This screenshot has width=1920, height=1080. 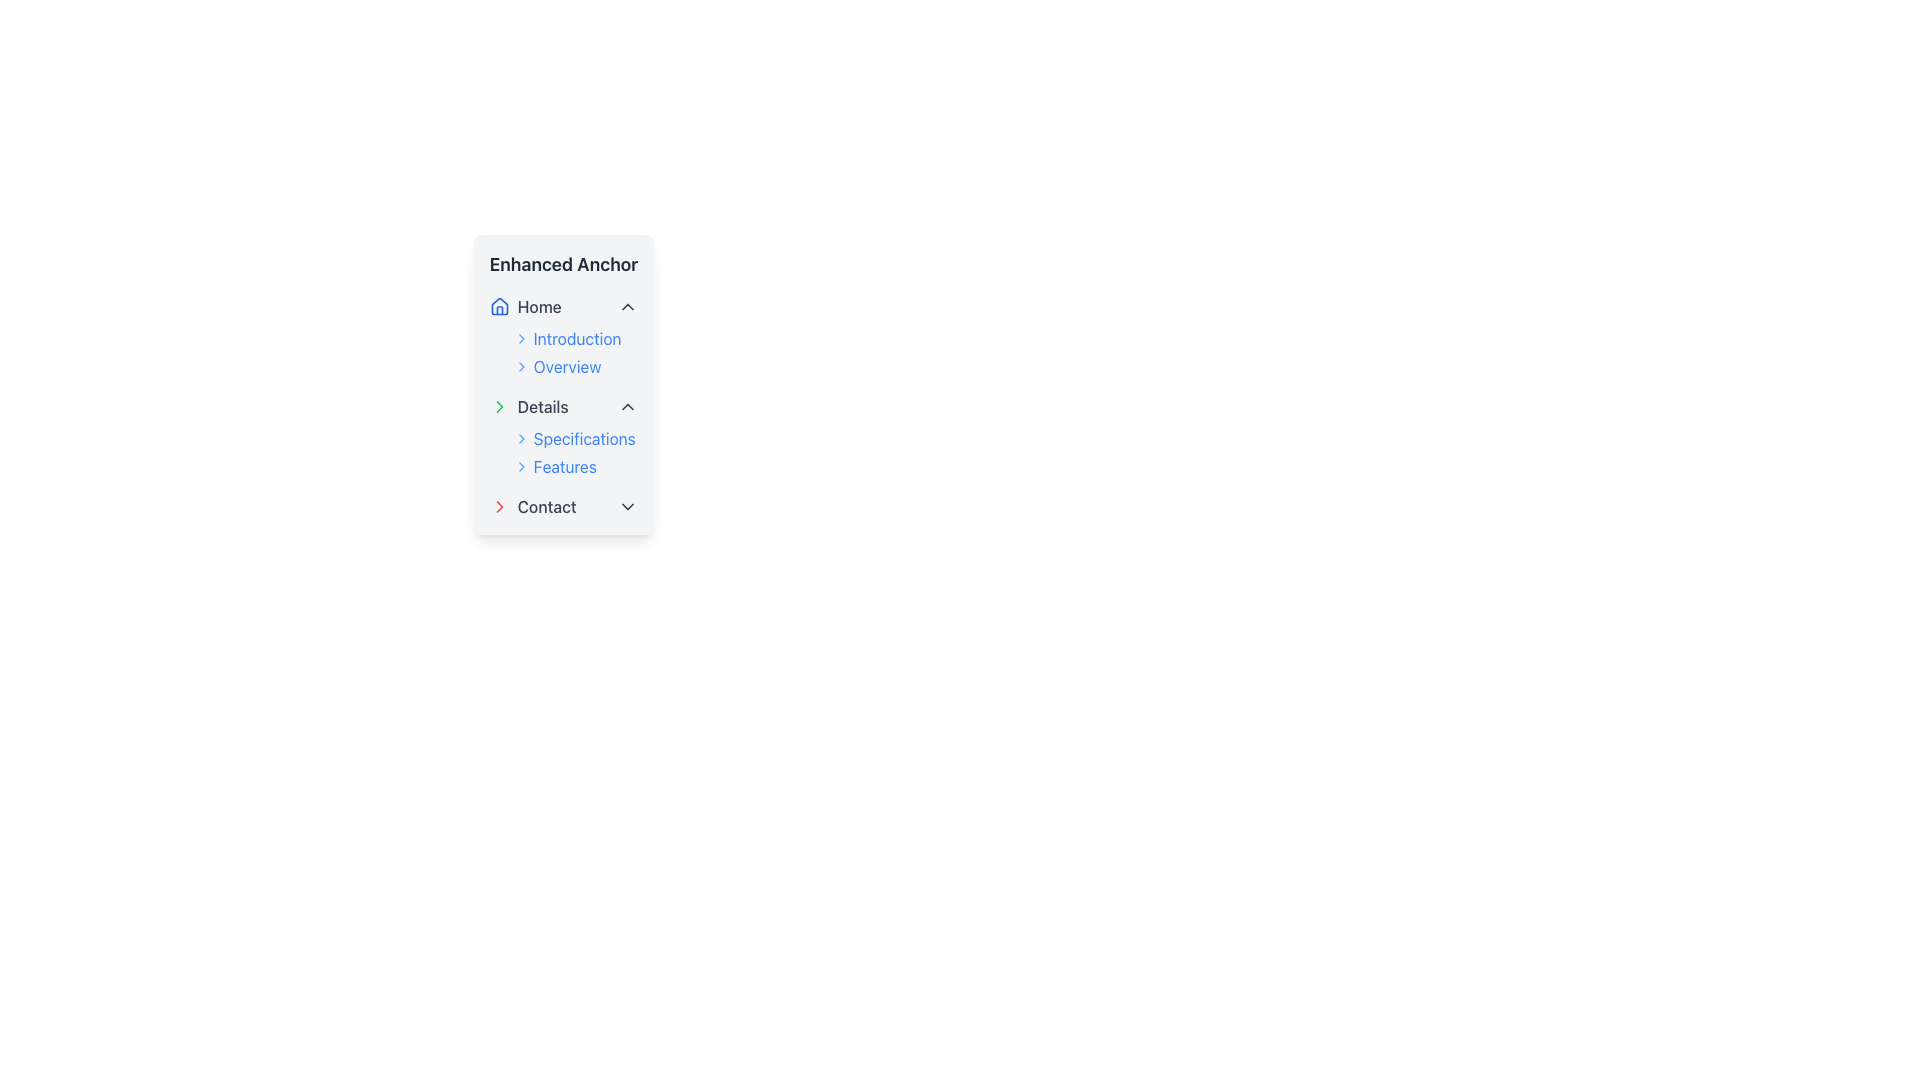 I want to click on the 'Overview' text link in the sidebar navigation, so click(x=566, y=366).